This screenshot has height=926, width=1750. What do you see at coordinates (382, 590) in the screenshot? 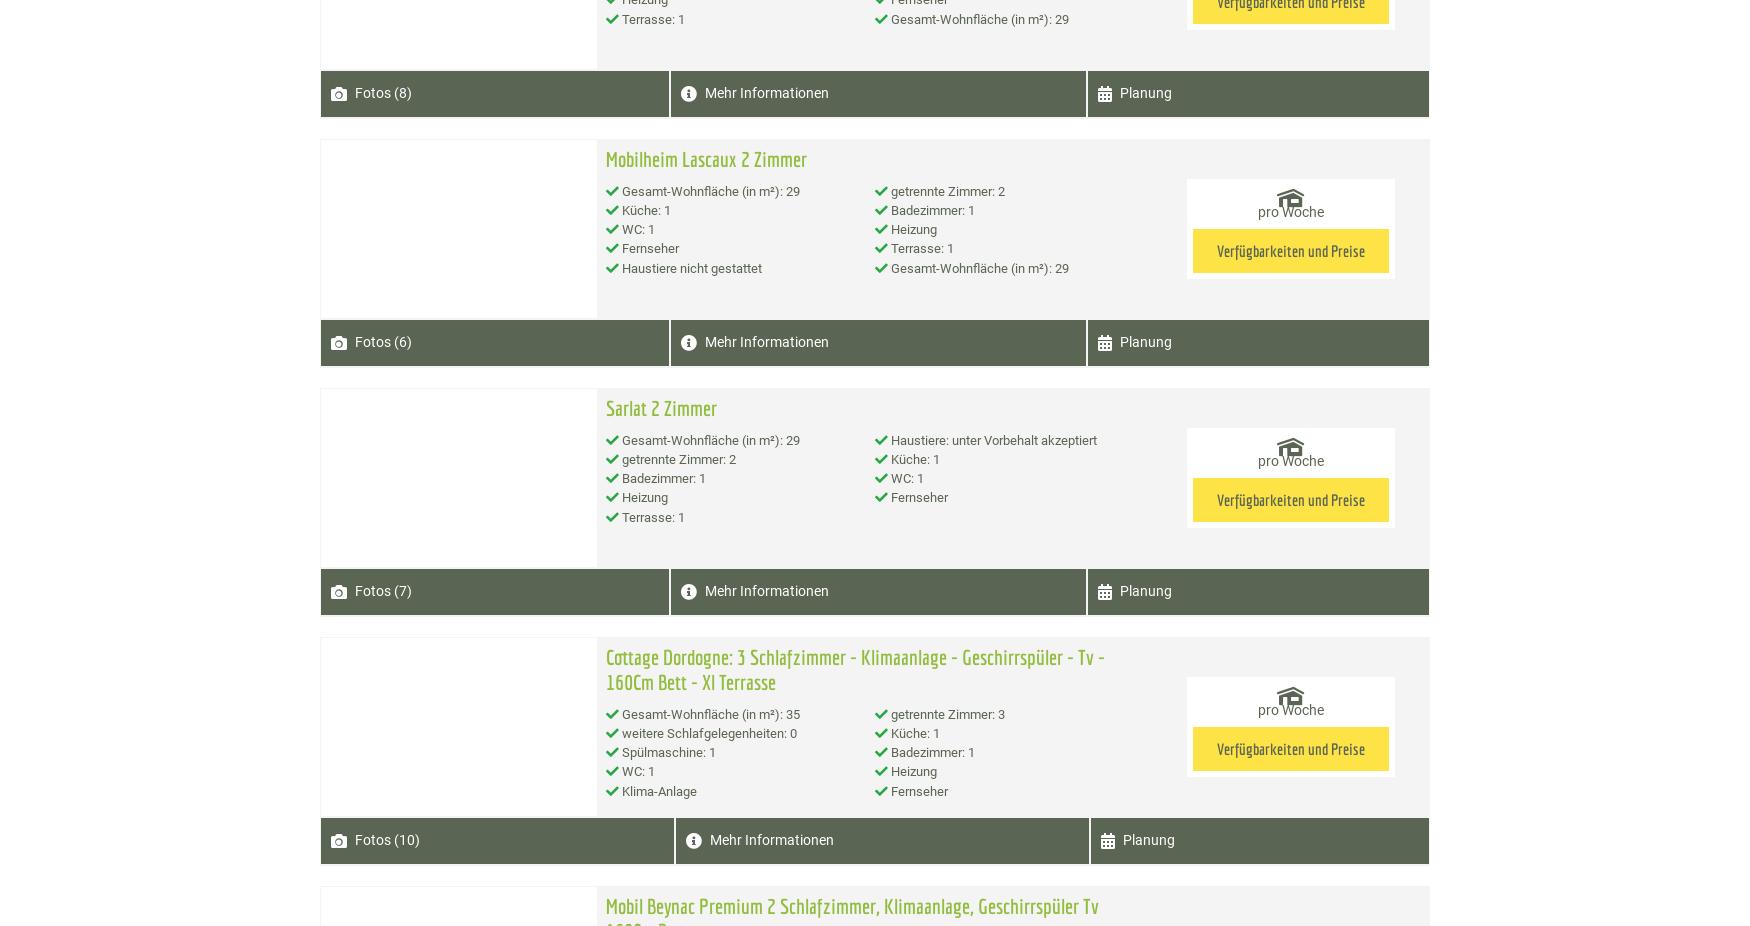
I see `'Fotos (7)'` at bounding box center [382, 590].